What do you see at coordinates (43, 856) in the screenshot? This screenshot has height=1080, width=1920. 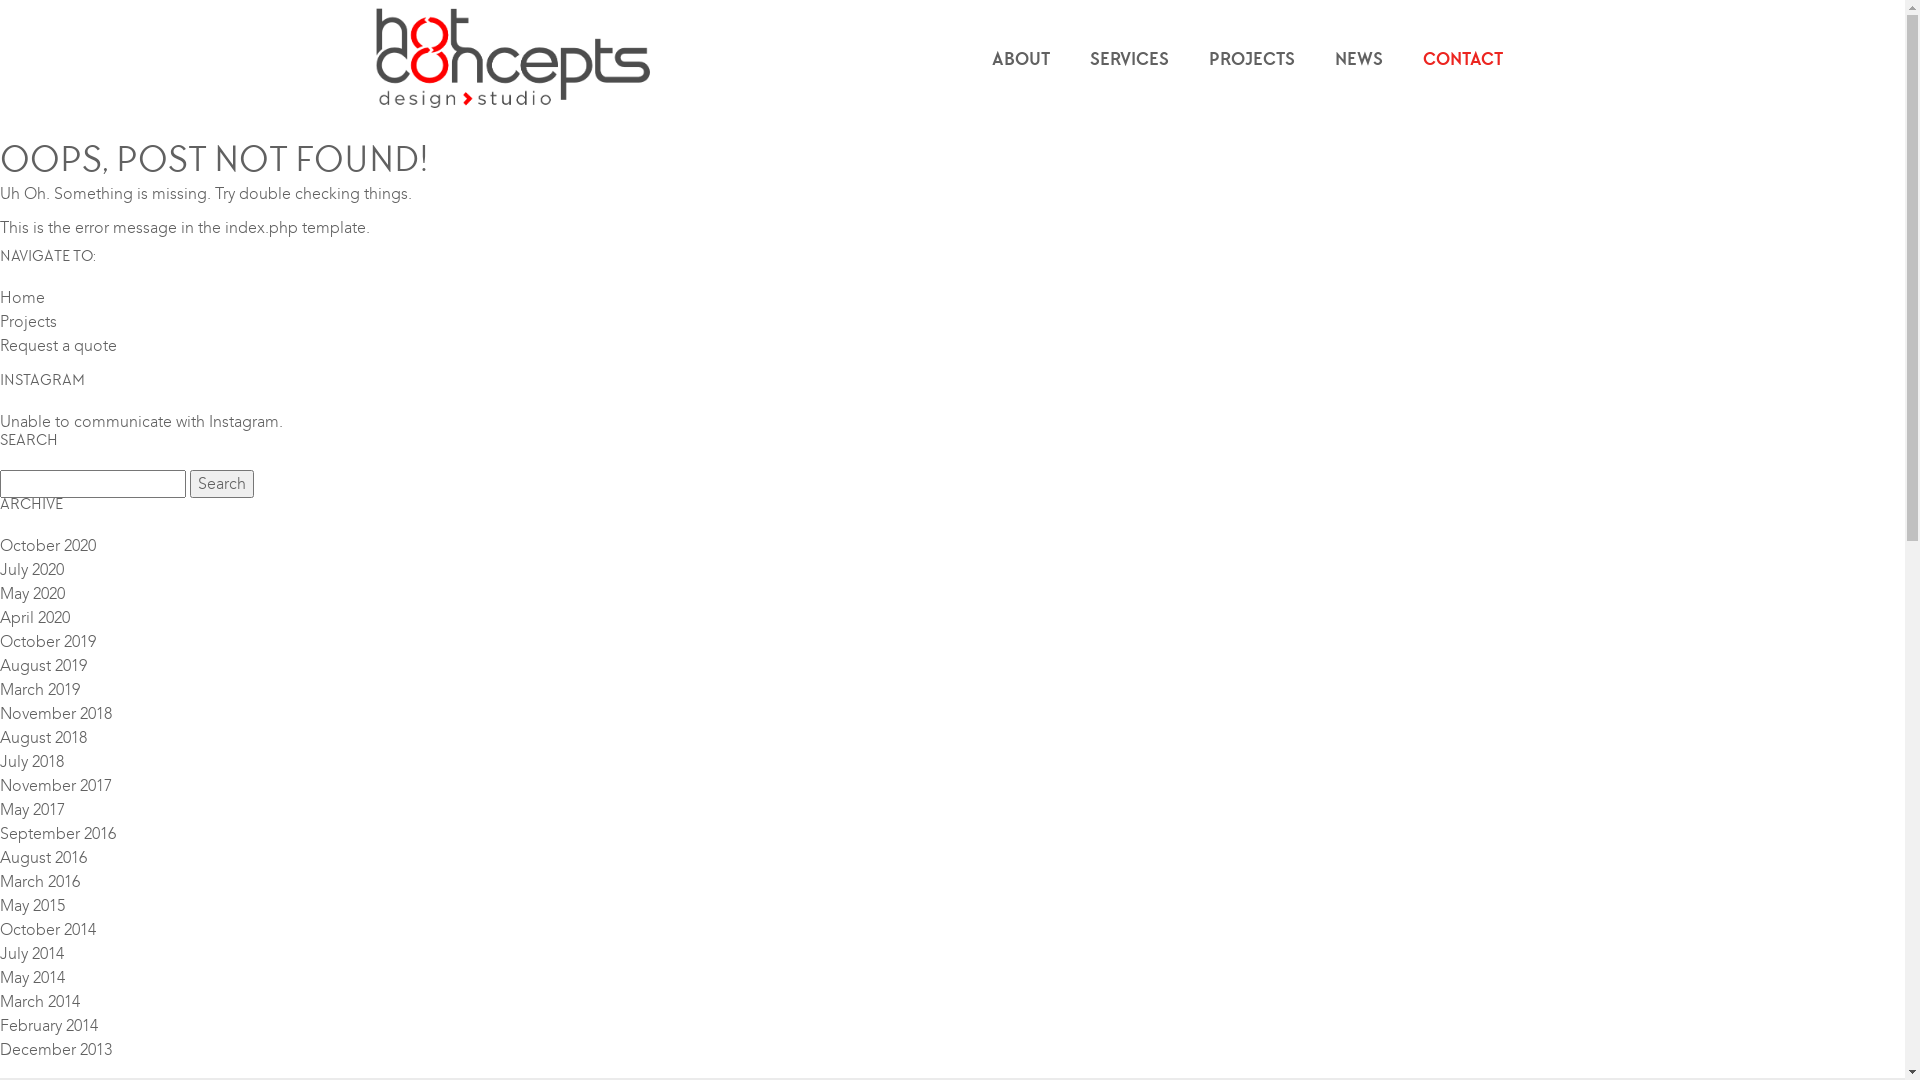 I see `'August 2016'` at bounding box center [43, 856].